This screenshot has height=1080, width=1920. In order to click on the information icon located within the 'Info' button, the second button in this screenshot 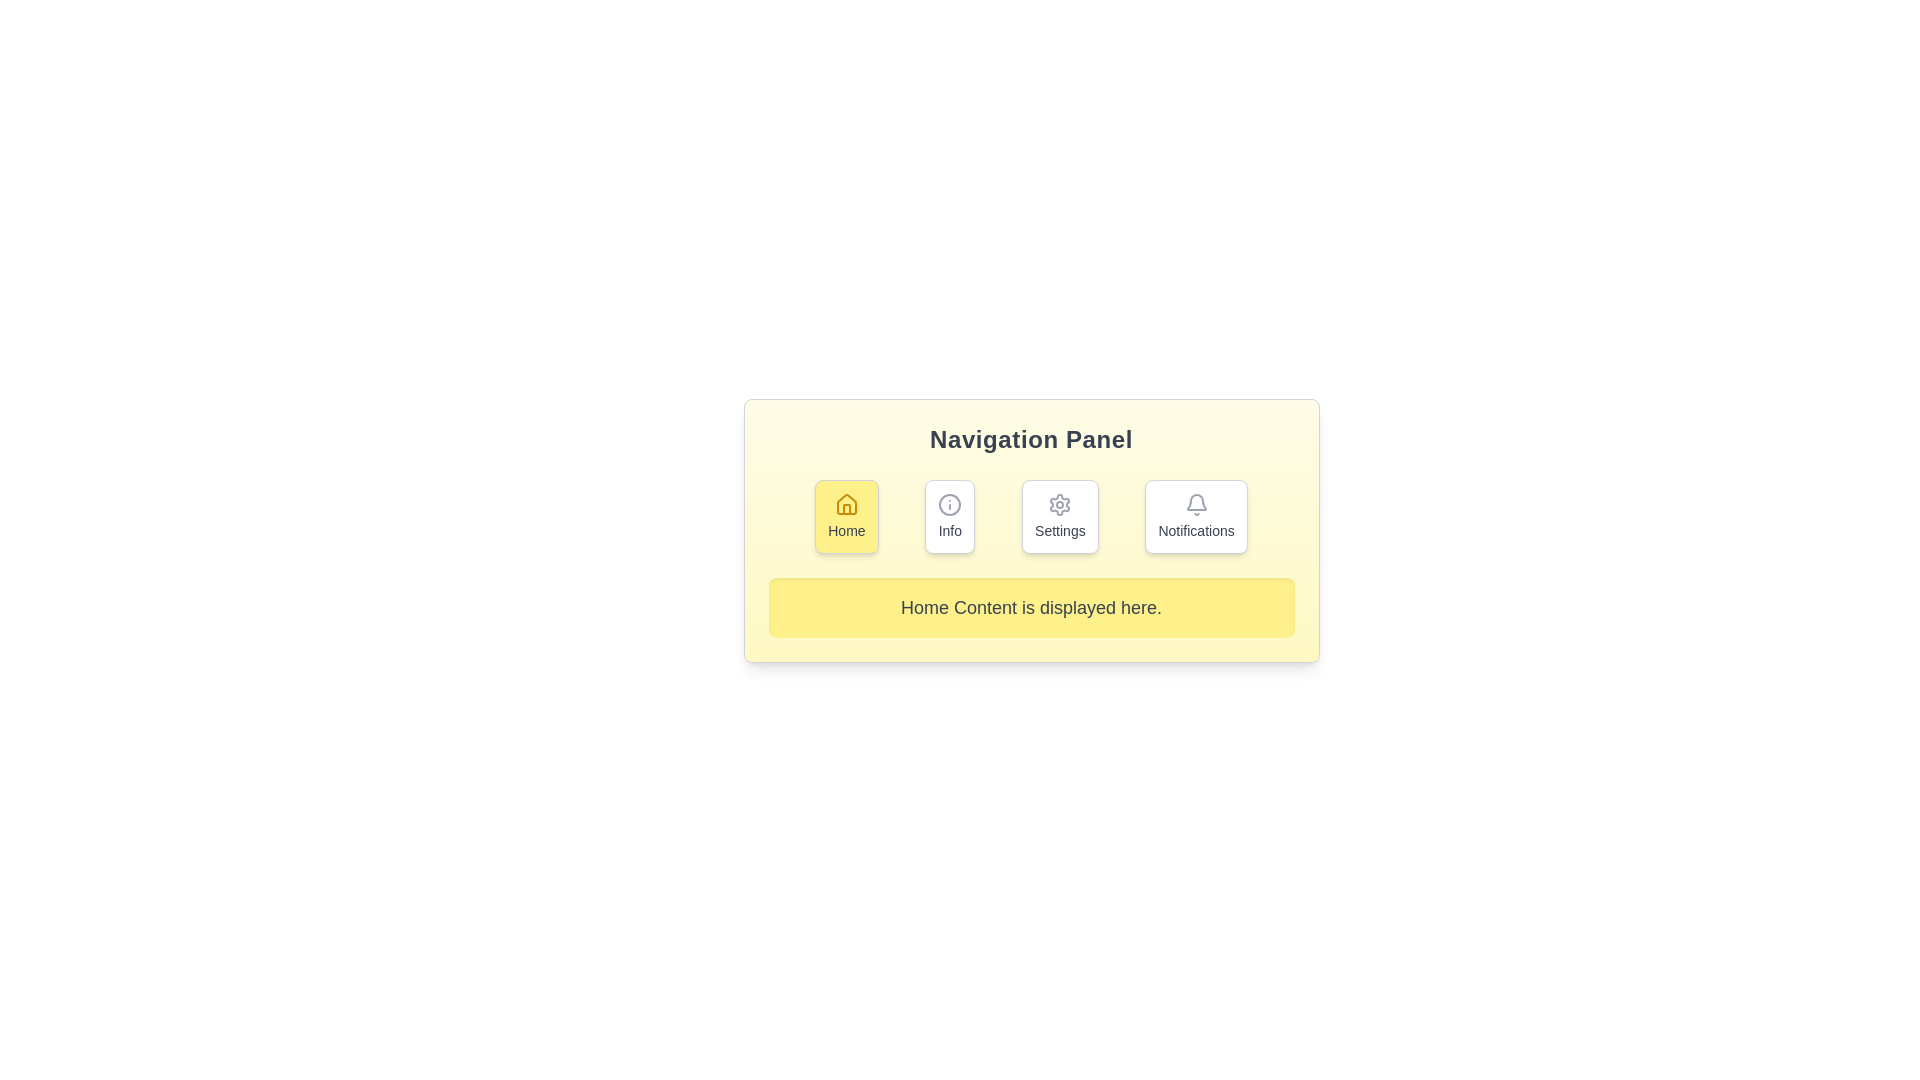, I will do `click(949, 504)`.